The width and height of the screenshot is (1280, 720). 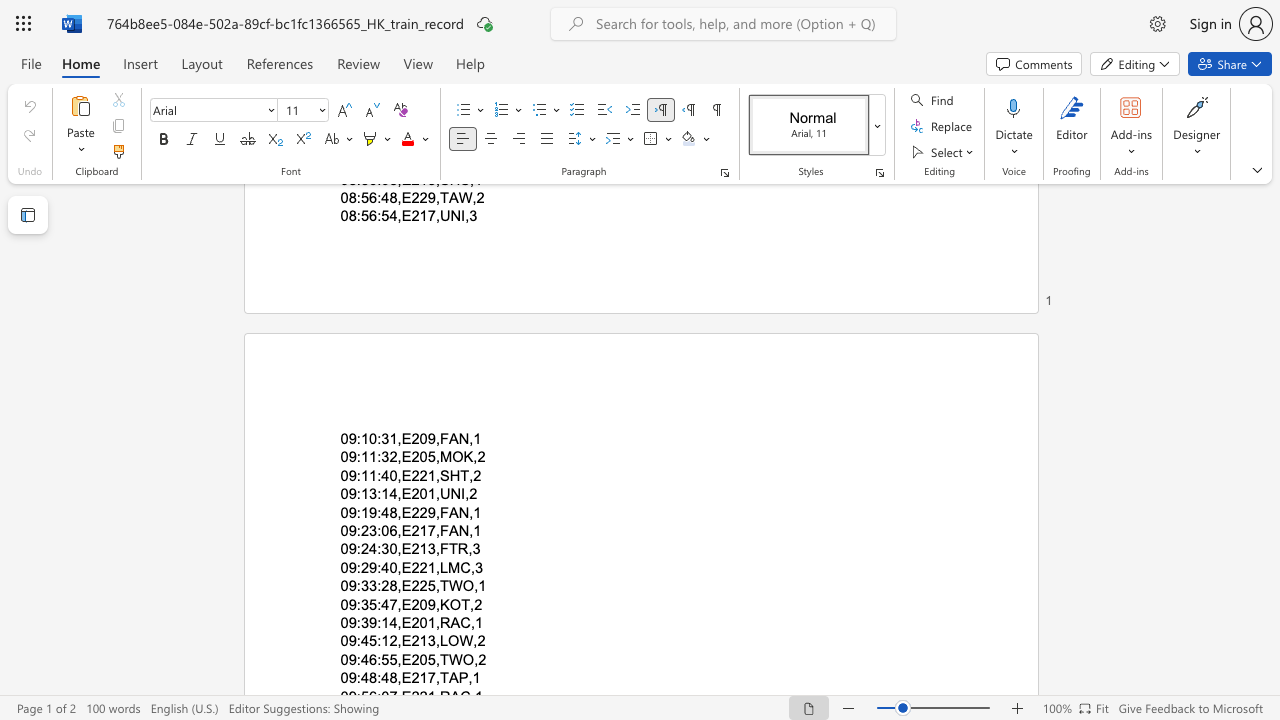 What do you see at coordinates (396, 475) in the screenshot?
I see `the space between the continuous character "0" and "," in the text` at bounding box center [396, 475].